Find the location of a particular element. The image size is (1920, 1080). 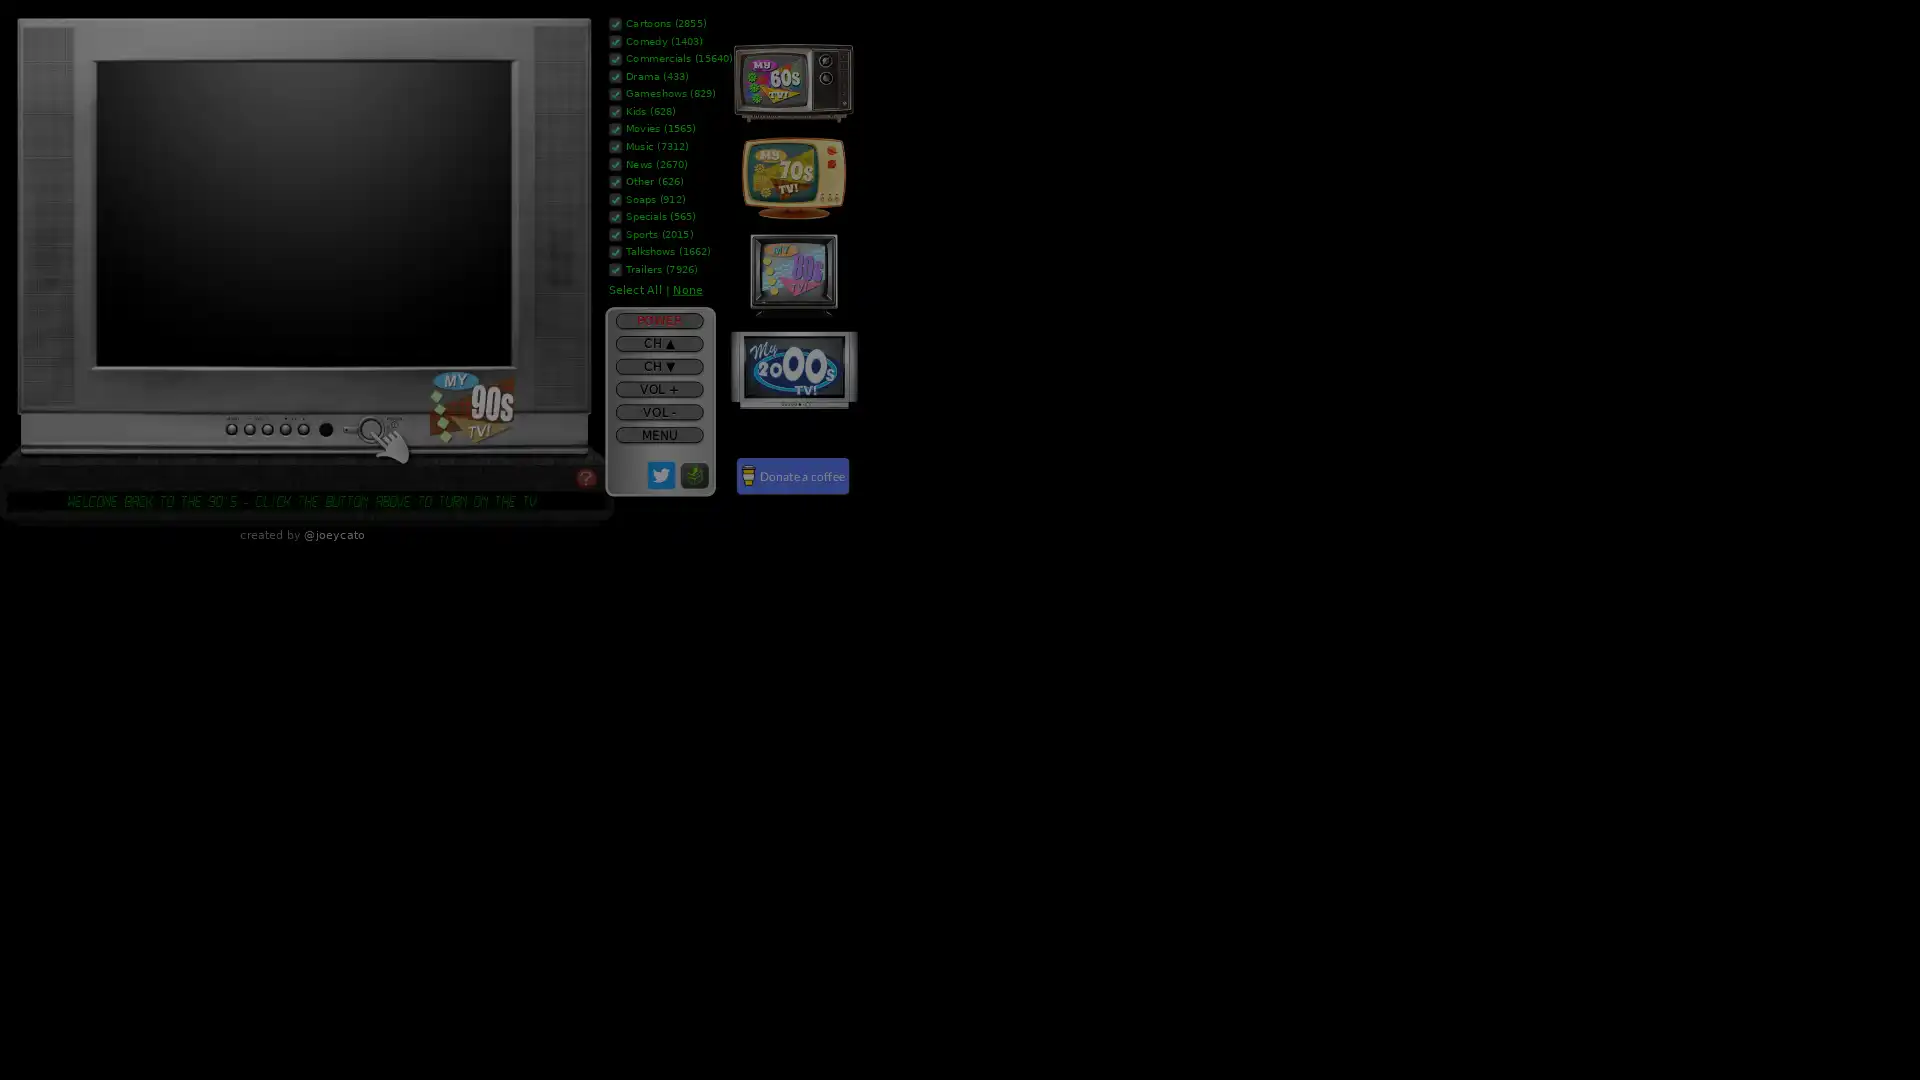

VOL + is located at coordinates (658, 389).